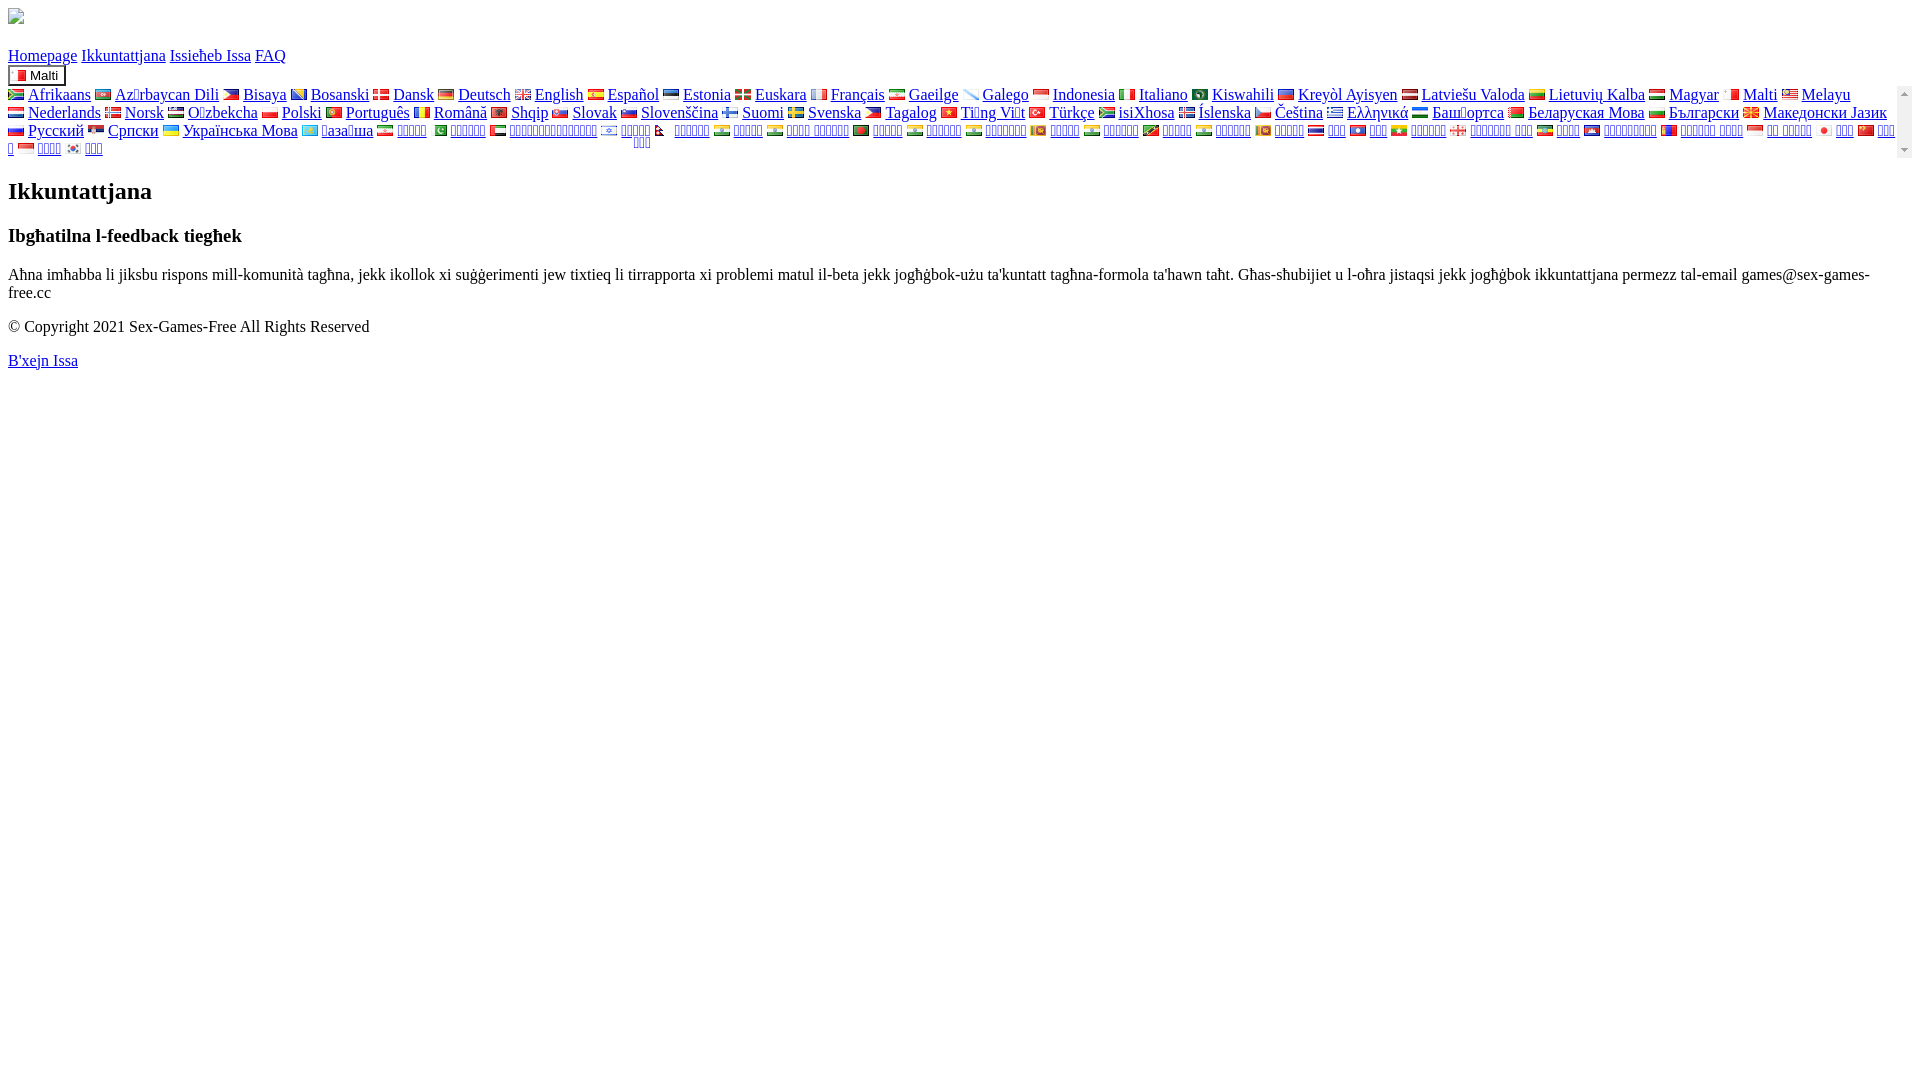  What do you see at coordinates (1153, 94) in the screenshot?
I see `'Italiano'` at bounding box center [1153, 94].